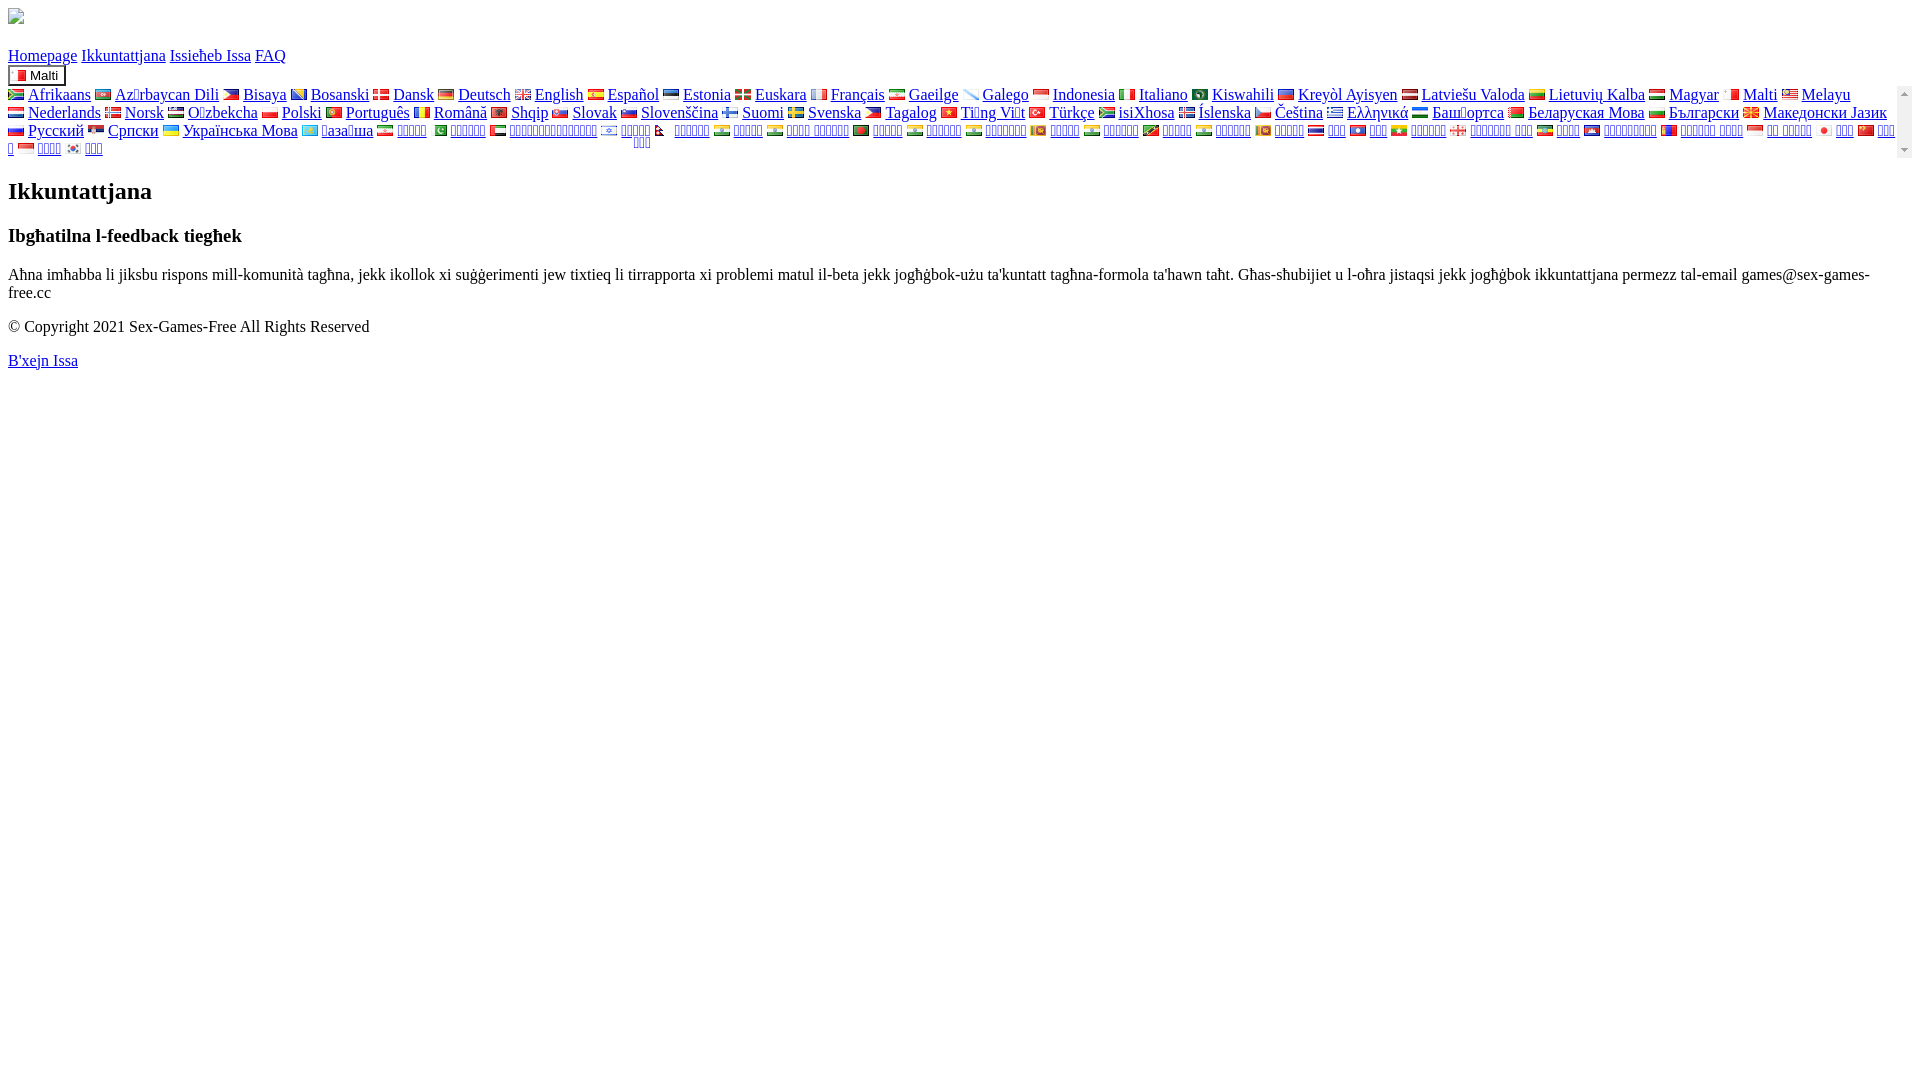  What do you see at coordinates (1153, 94) in the screenshot?
I see `'Italiano'` at bounding box center [1153, 94].